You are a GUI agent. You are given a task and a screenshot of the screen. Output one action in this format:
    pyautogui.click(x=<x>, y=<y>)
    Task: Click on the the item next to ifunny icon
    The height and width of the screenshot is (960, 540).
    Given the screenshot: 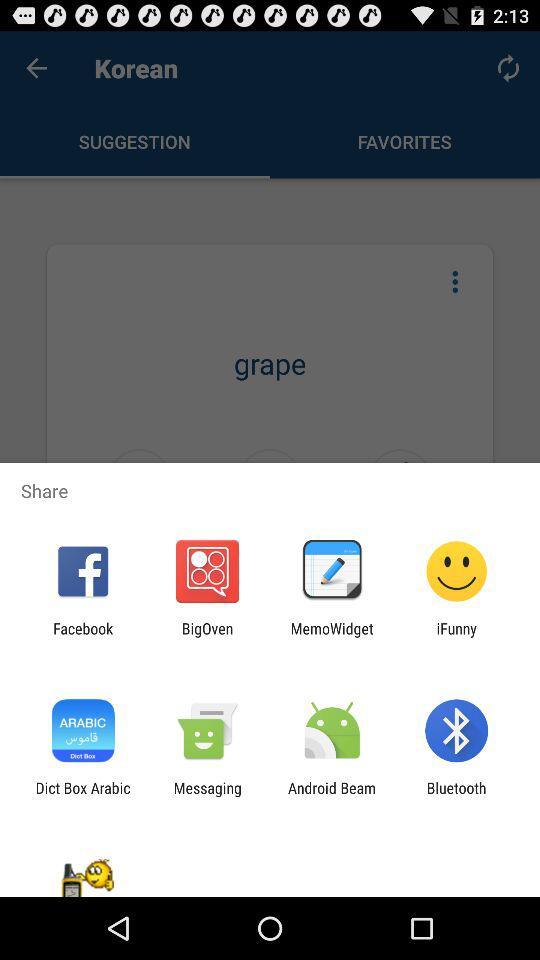 What is the action you would take?
    pyautogui.click(x=332, y=636)
    